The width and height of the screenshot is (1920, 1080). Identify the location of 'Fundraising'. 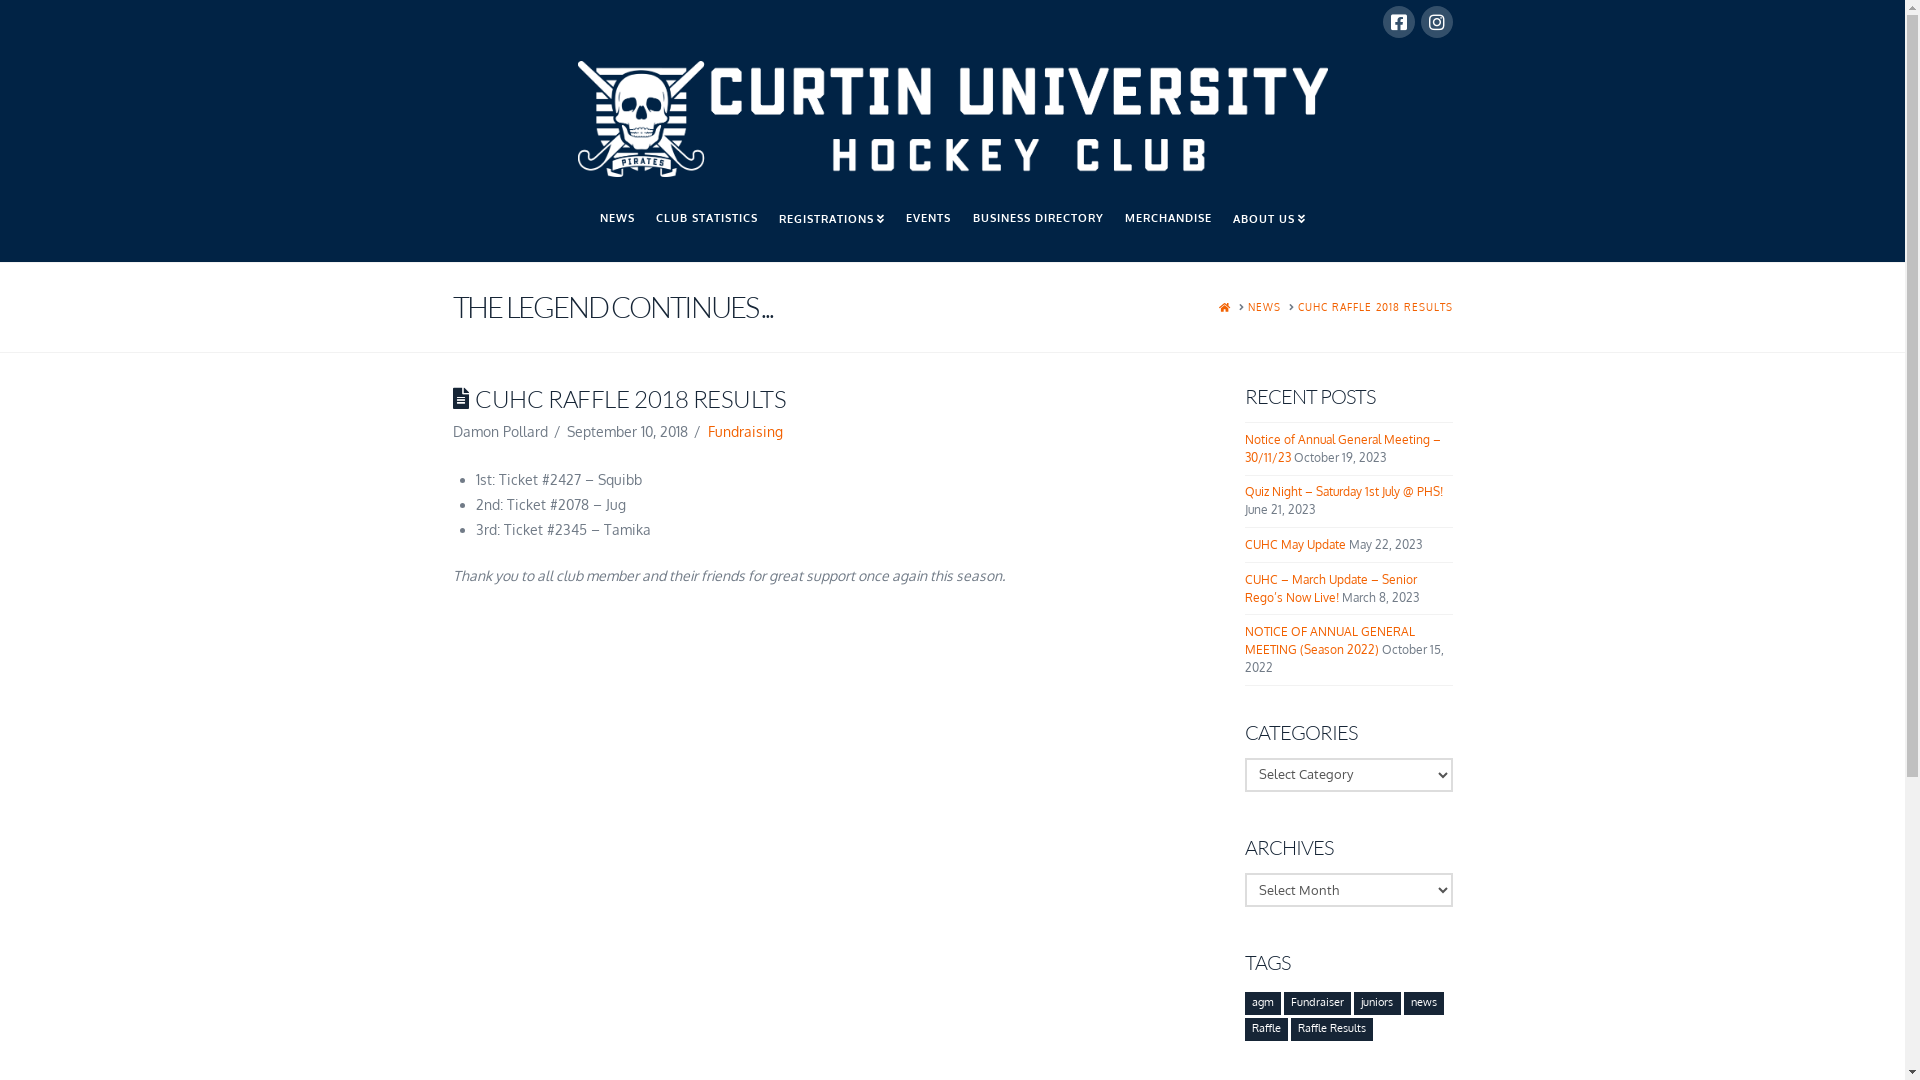
(708, 430).